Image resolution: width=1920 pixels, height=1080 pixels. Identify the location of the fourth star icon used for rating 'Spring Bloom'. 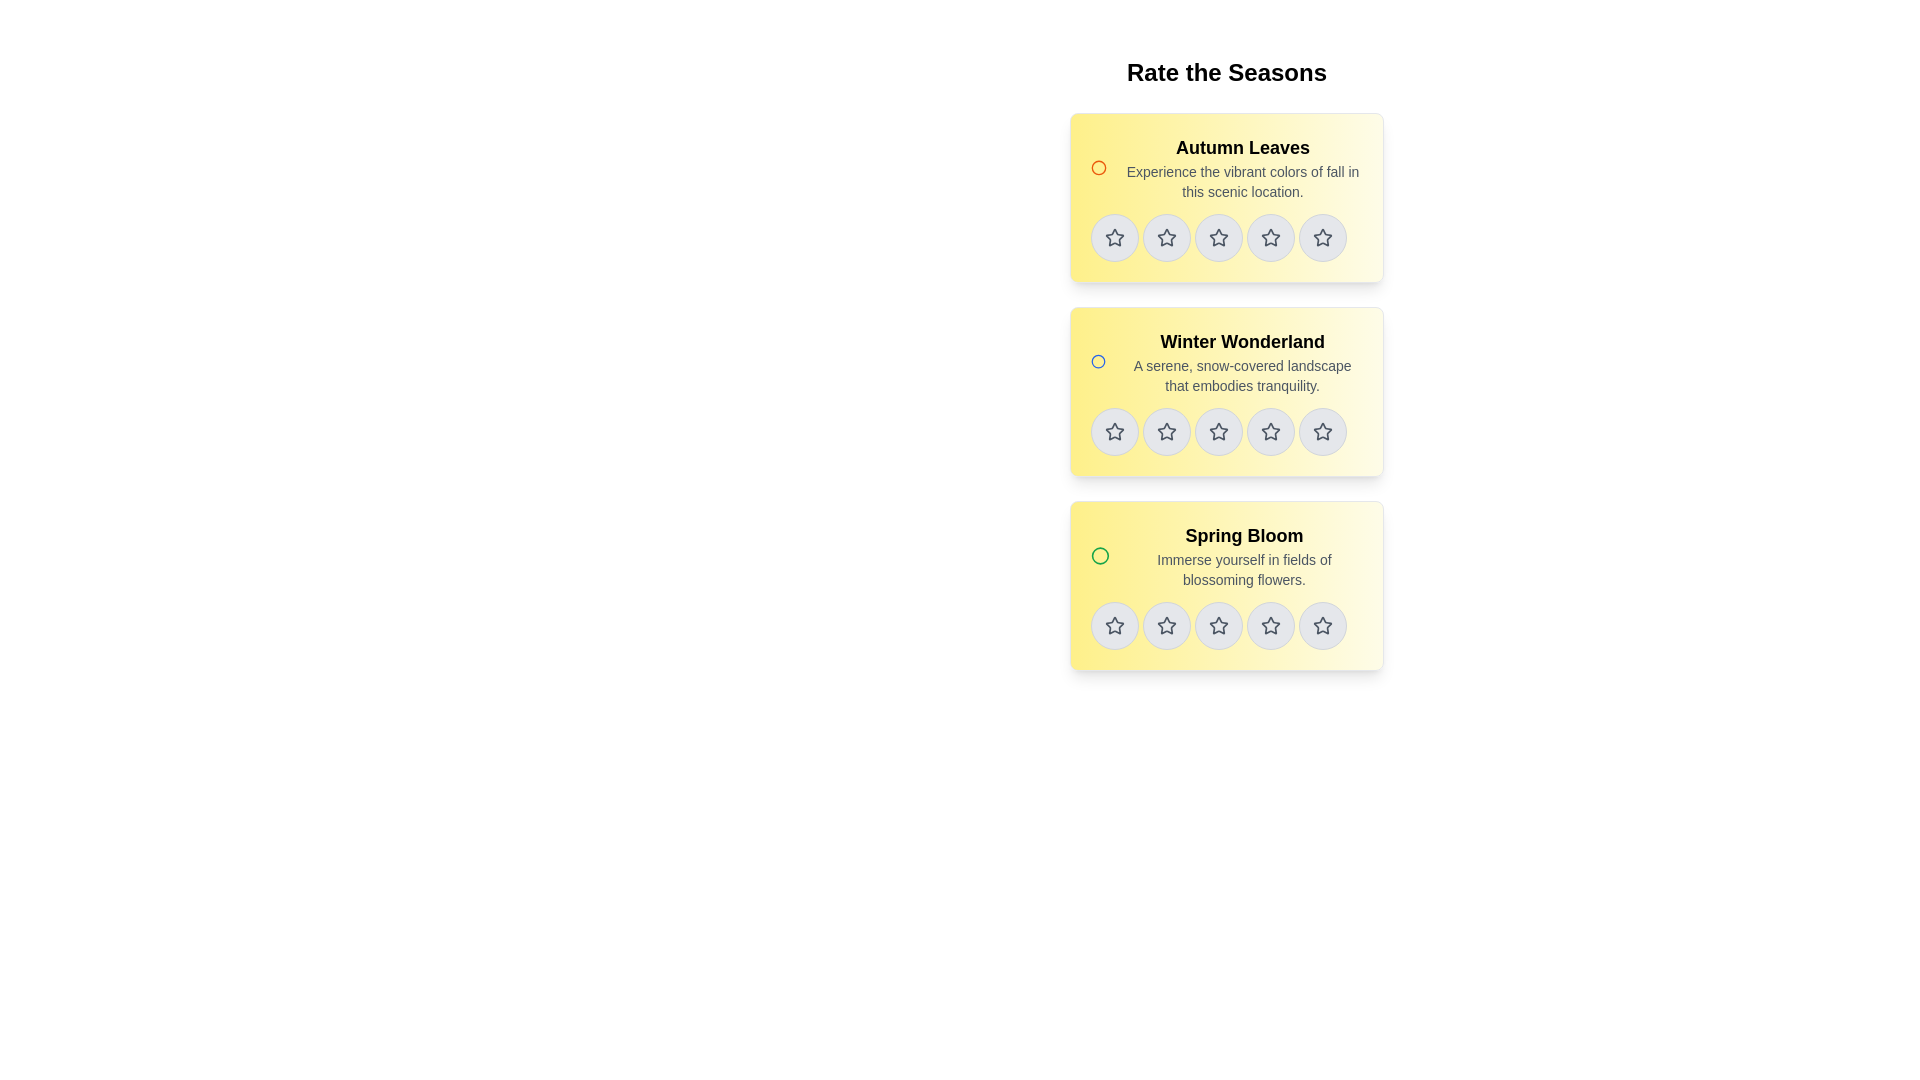
(1166, 623).